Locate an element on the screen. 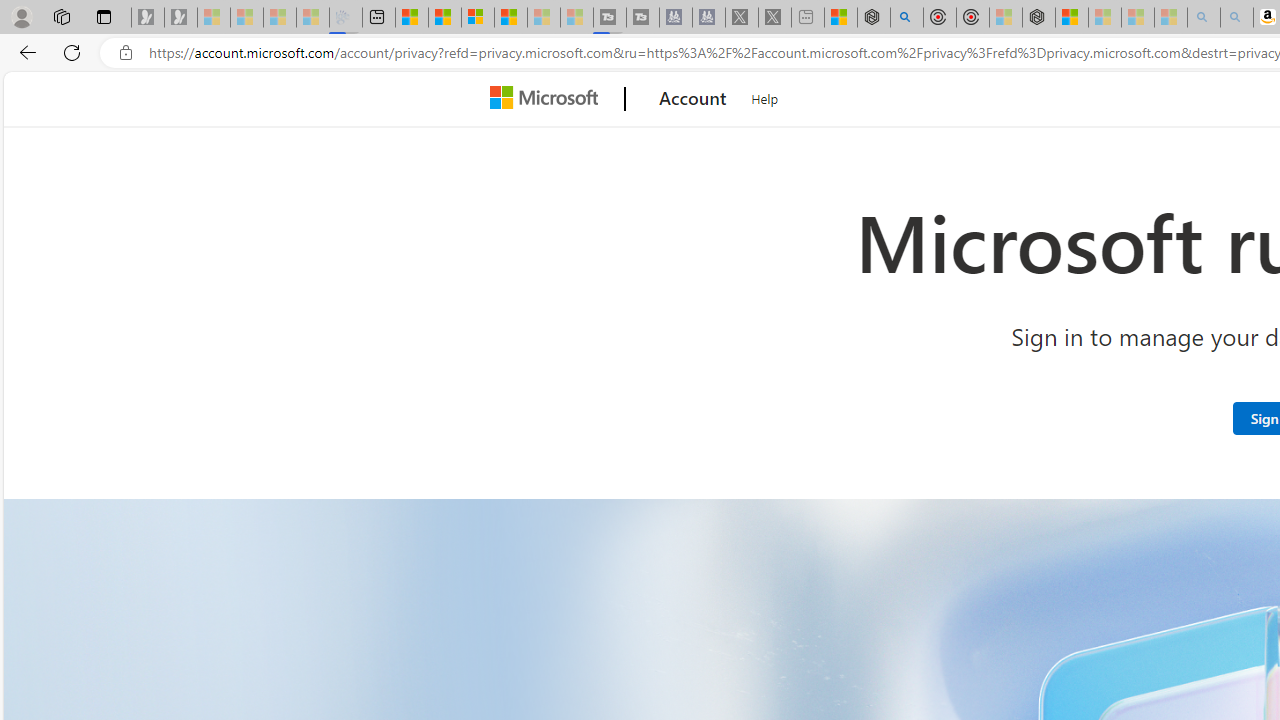 The height and width of the screenshot is (720, 1280). 'Help' is located at coordinates (764, 96).